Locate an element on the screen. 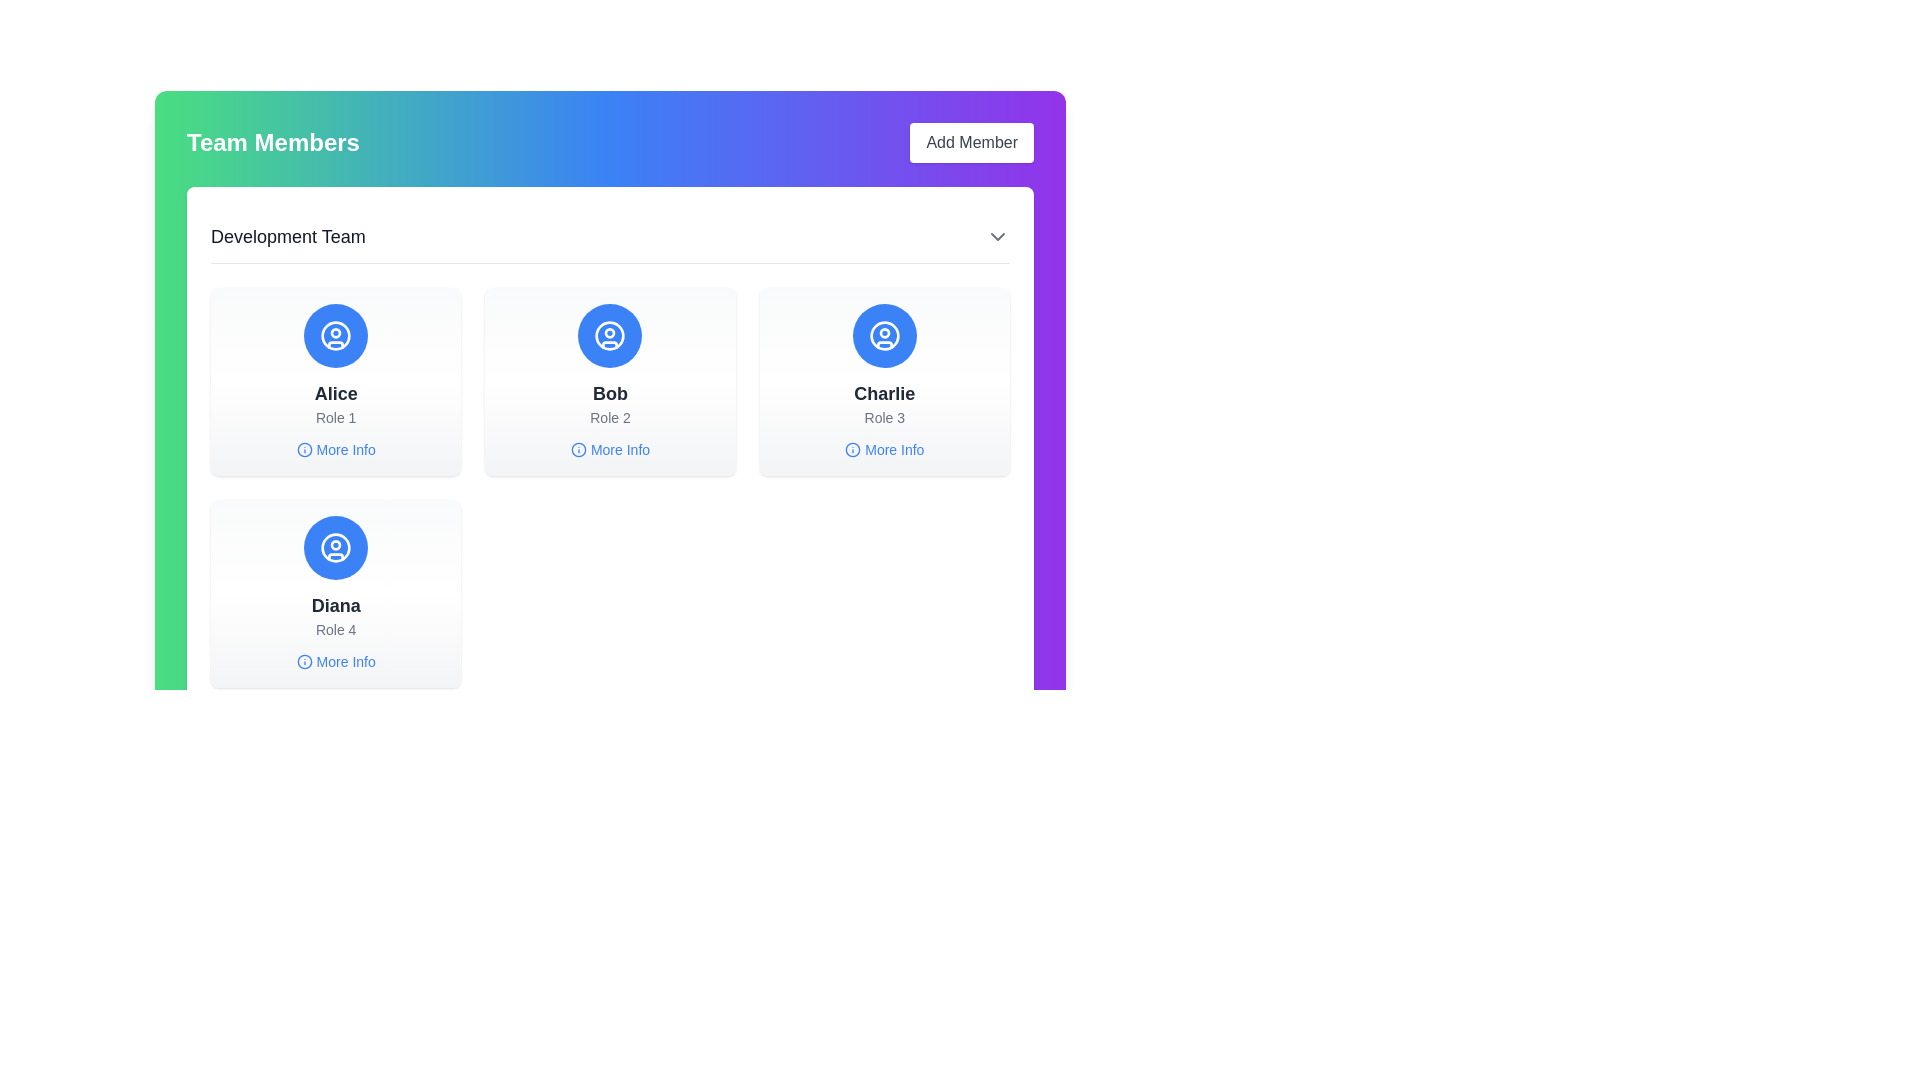  text content of the header label located at the top-left corner of the interface, adjacent to an expandable arrow icon is located at coordinates (287, 235).